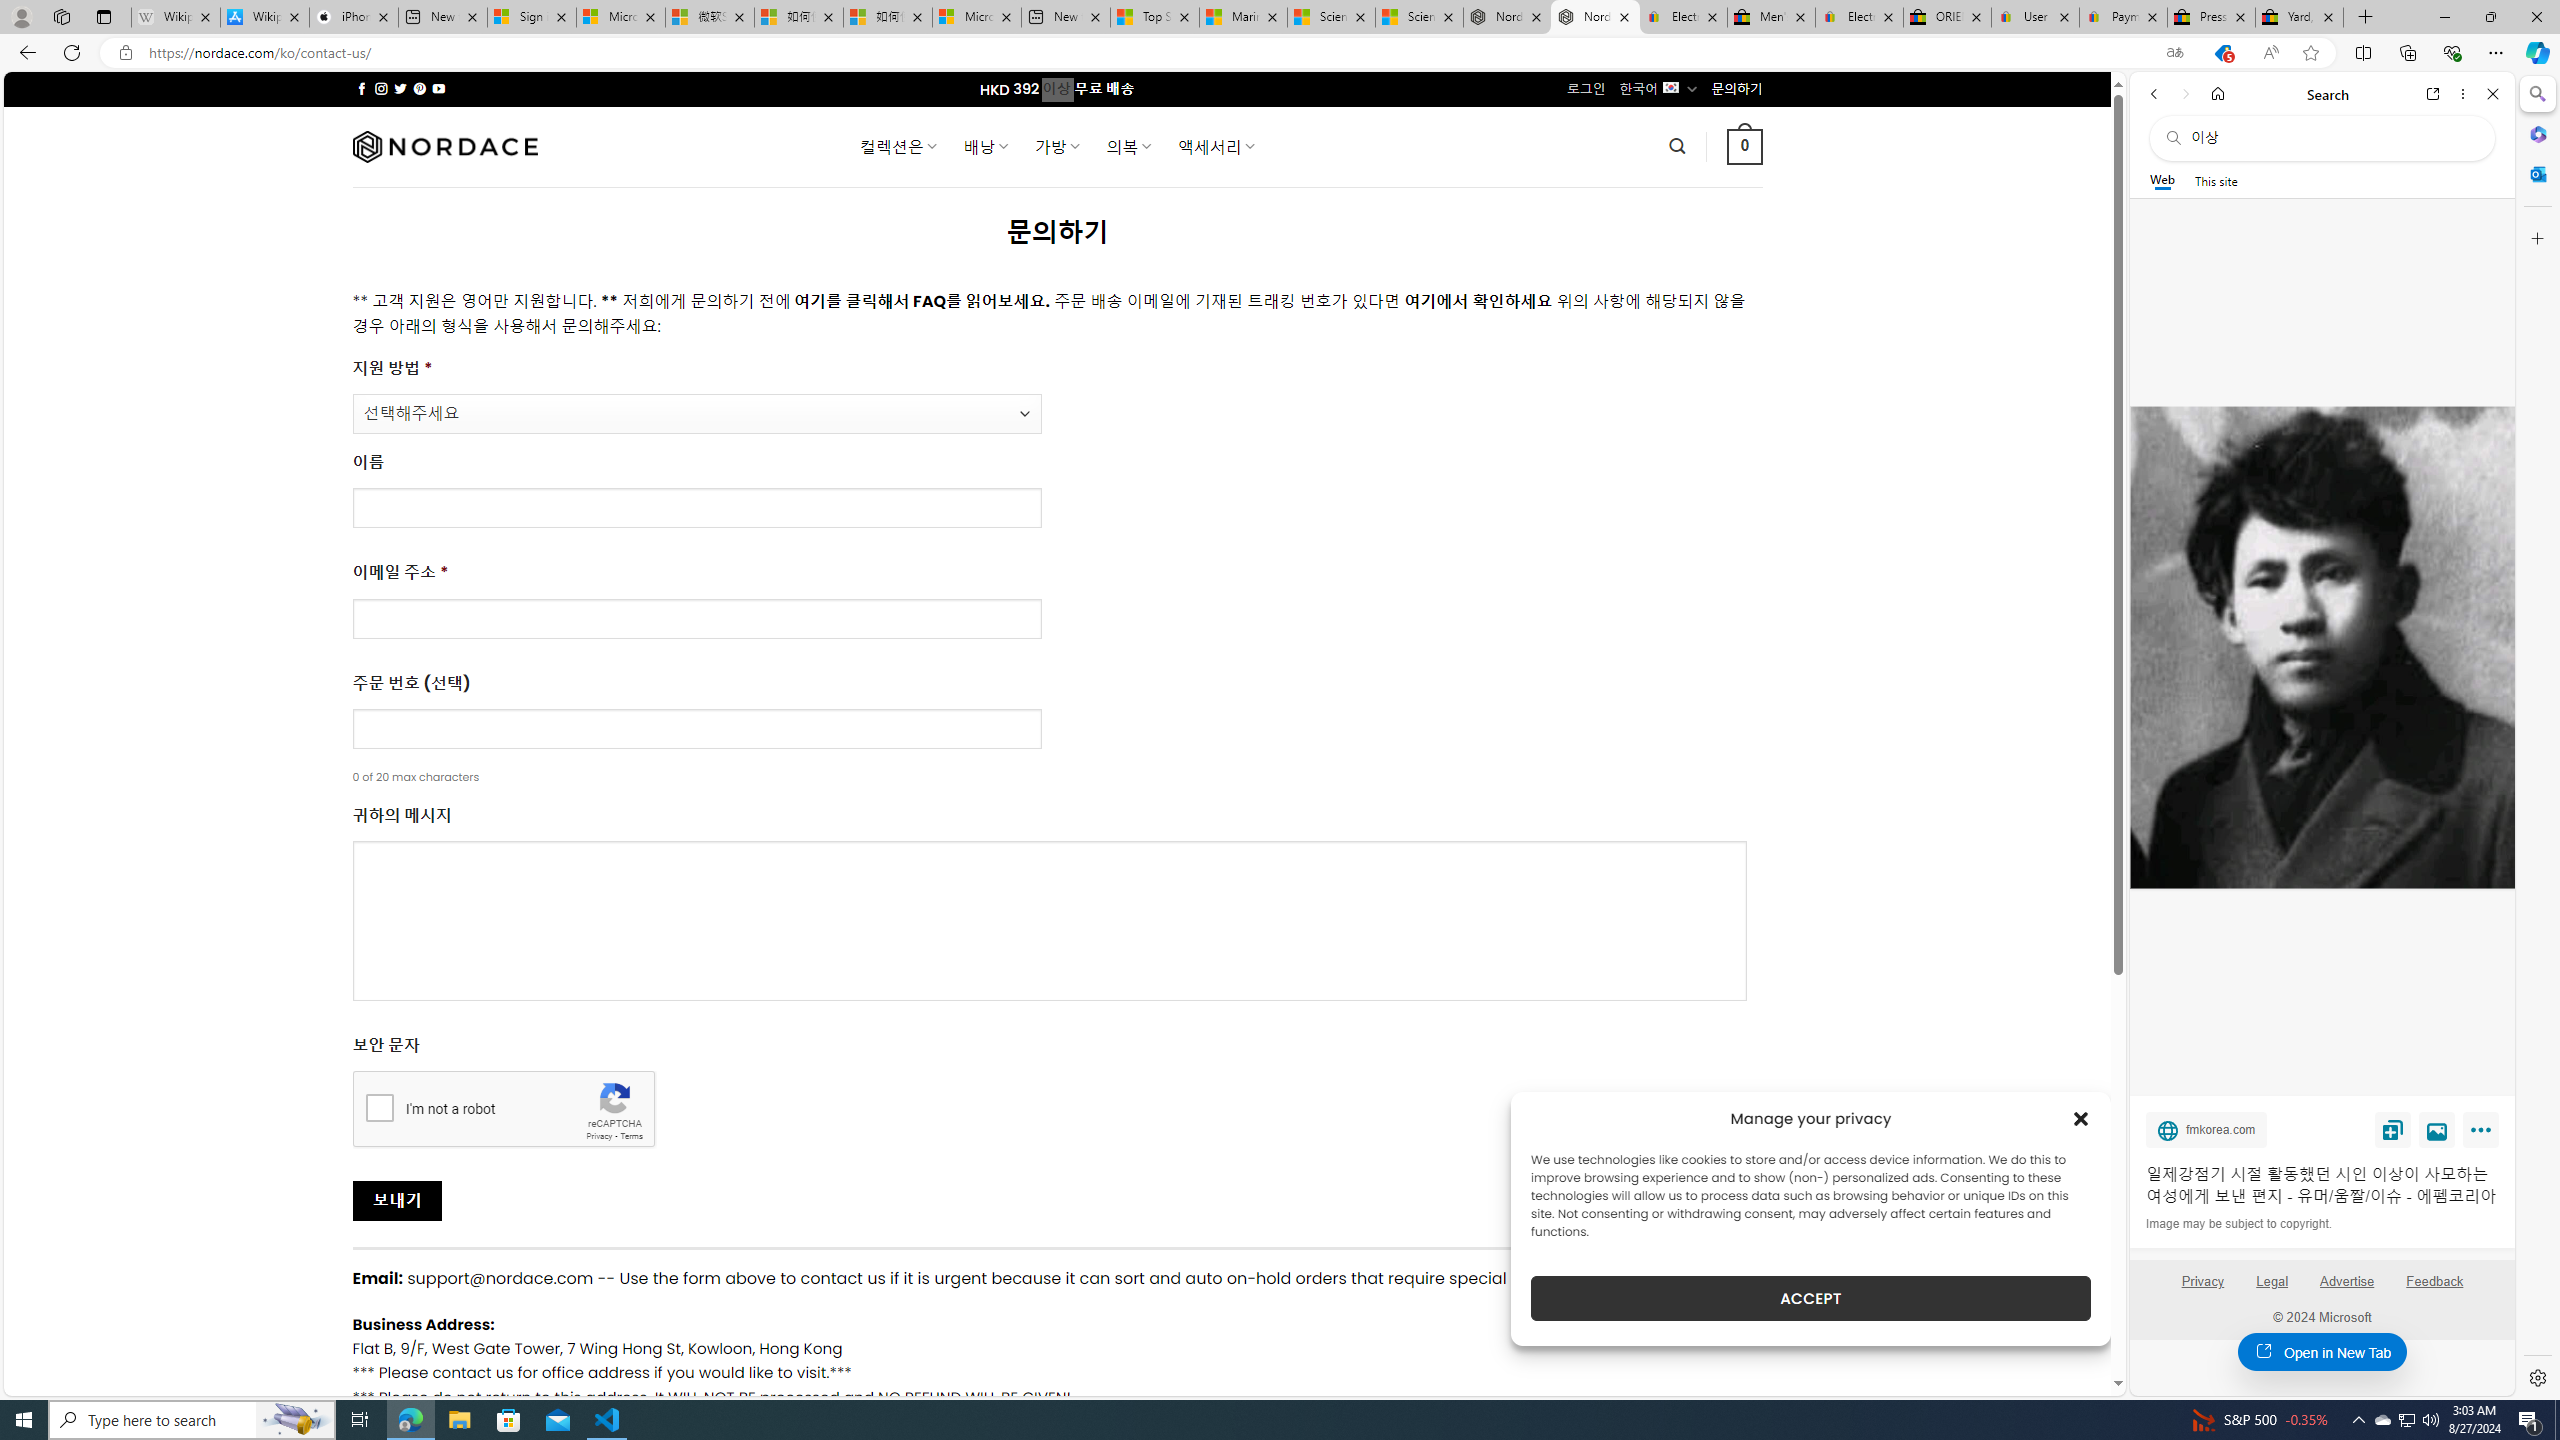 The image size is (2560, 1440). What do you see at coordinates (1744, 145) in the screenshot?
I see `' 0 '` at bounding box center [1744, 145].